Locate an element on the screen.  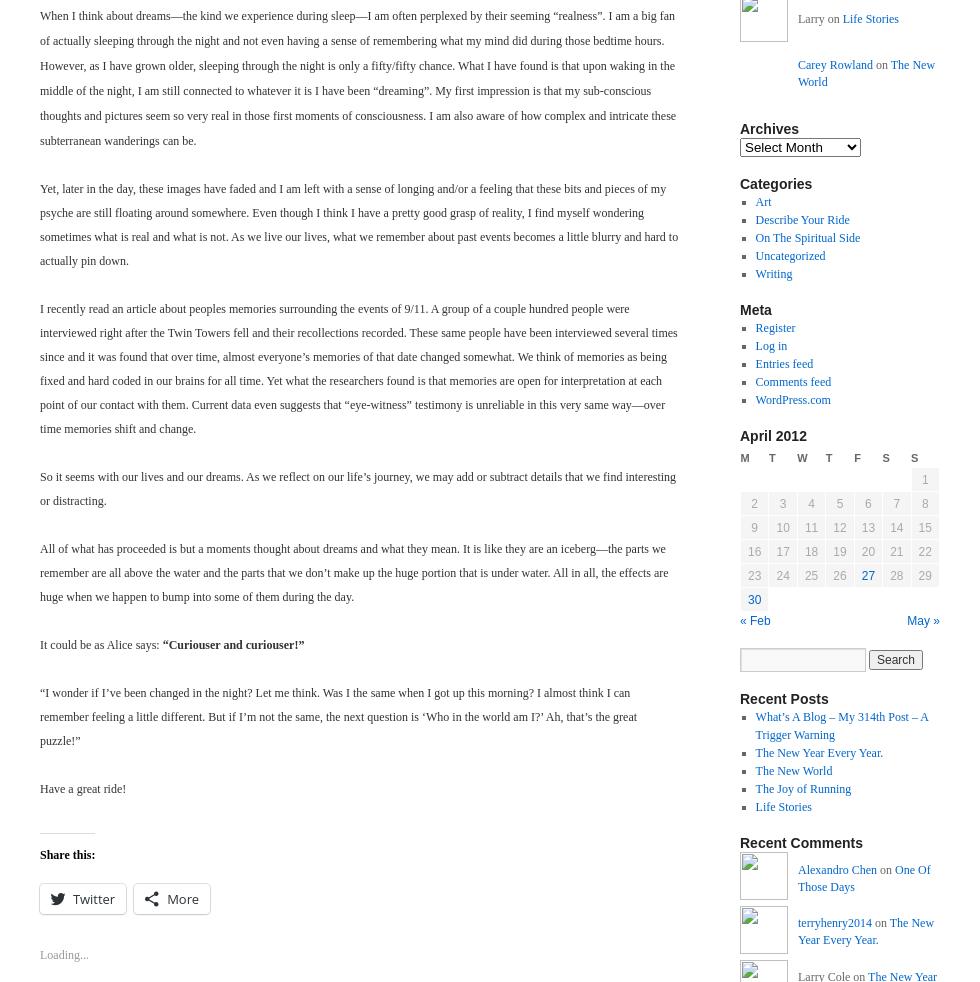
'M' is located at coordinates (744, 457).